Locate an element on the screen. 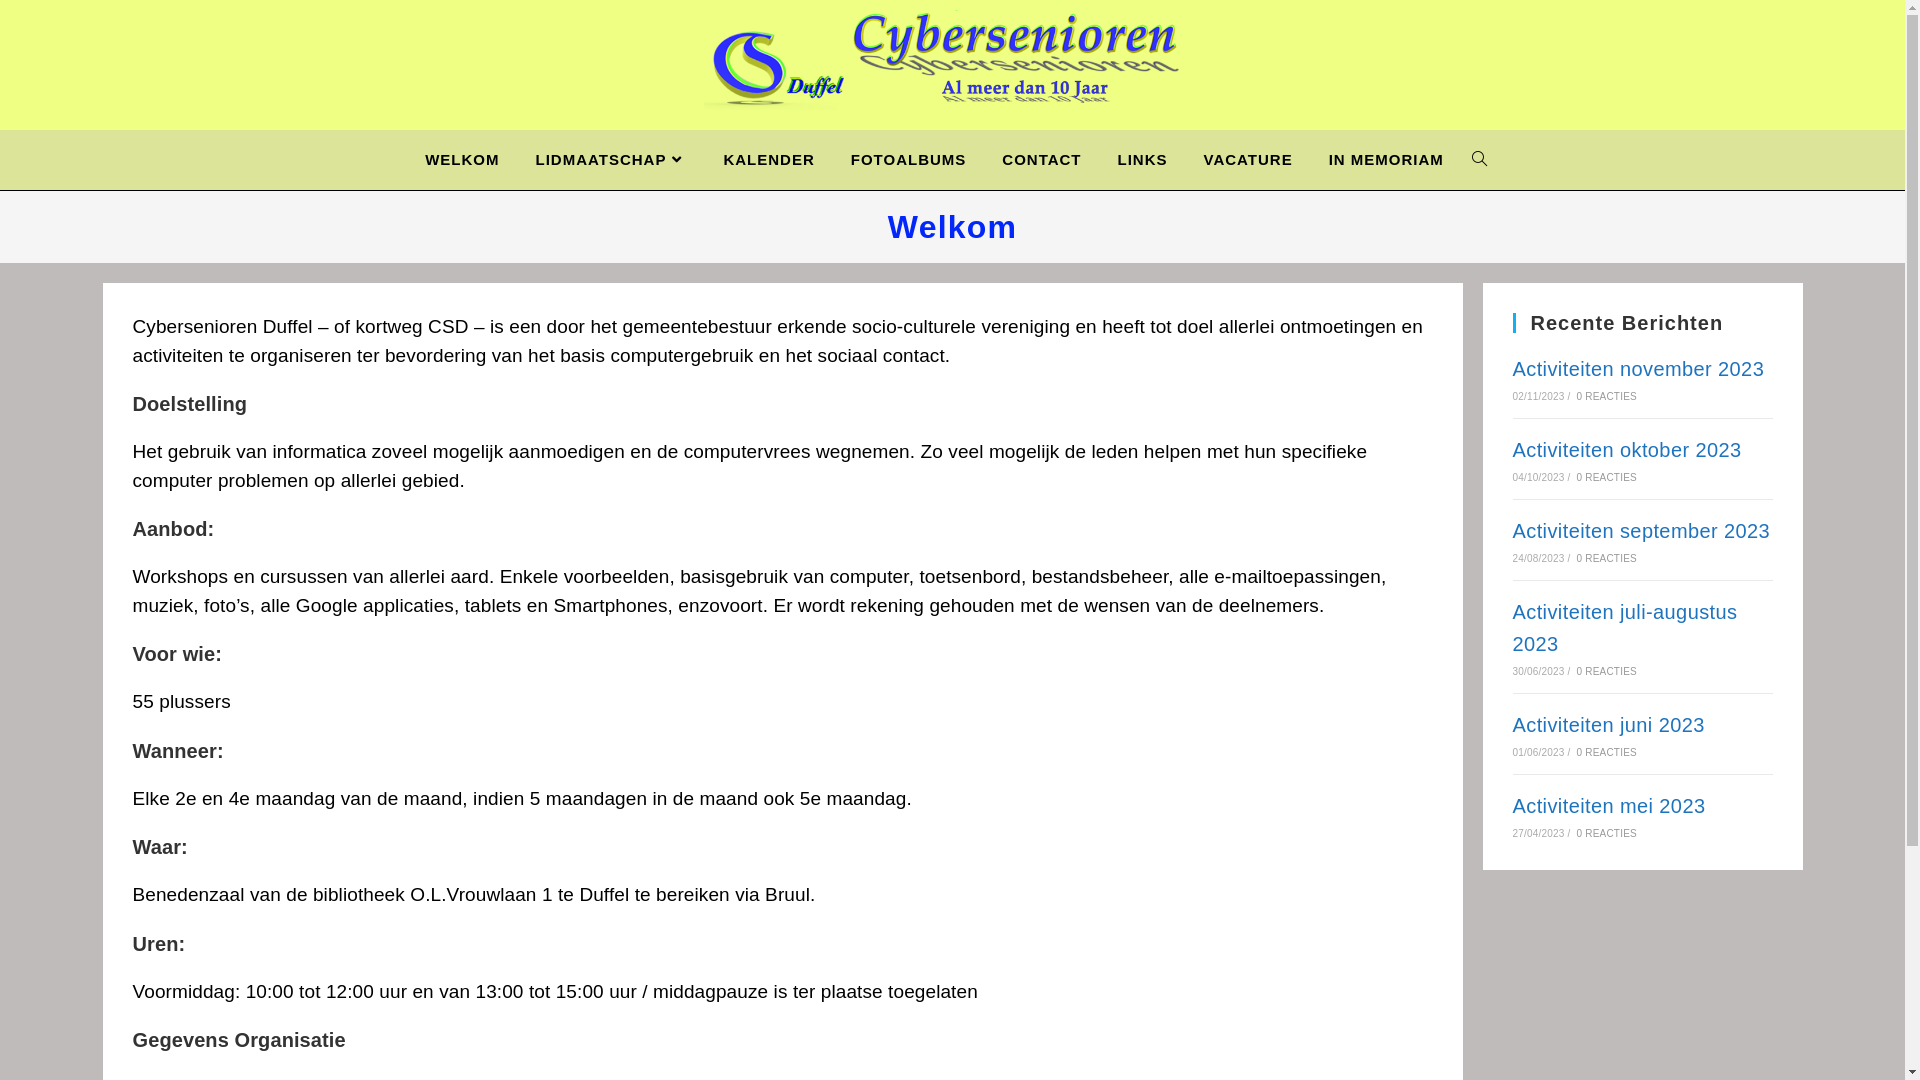  '0 REACTIES' is located at coordinates (1576, 396).